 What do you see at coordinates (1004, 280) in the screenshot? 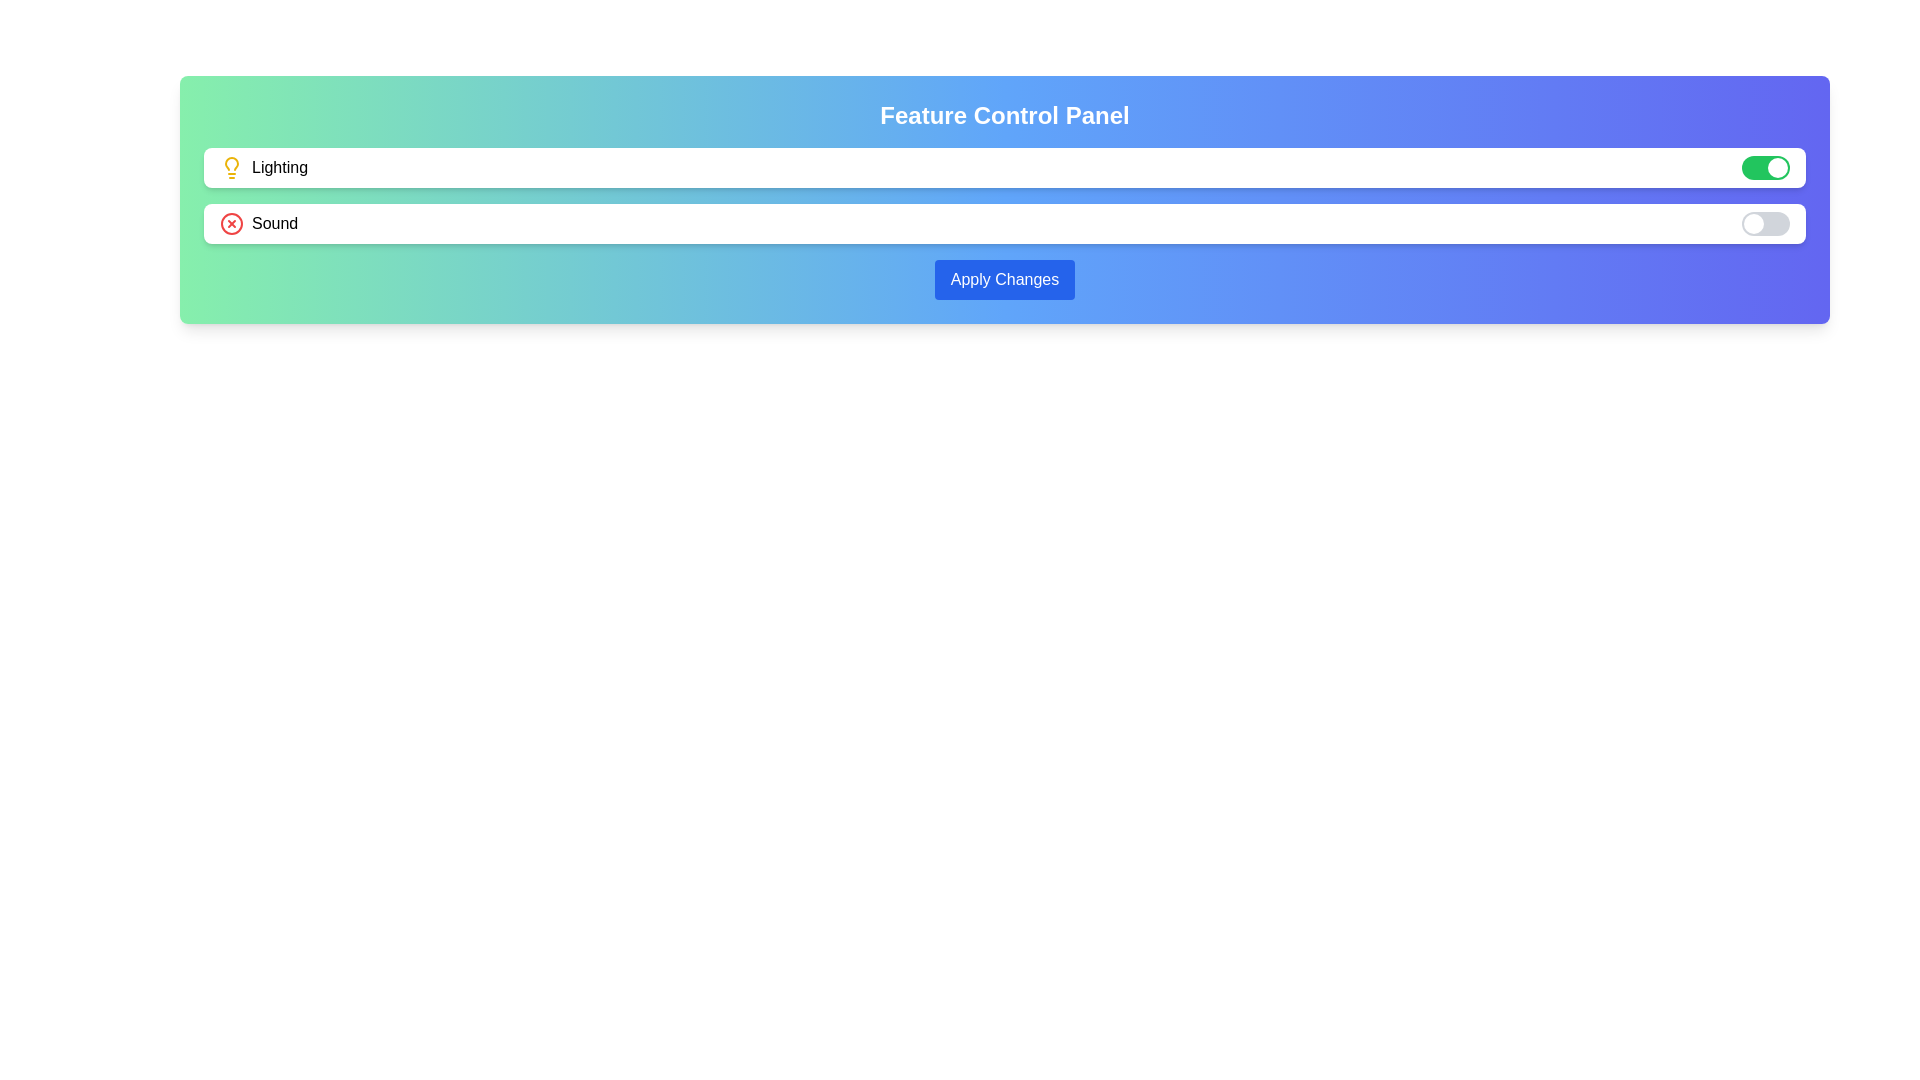
I see `the button that finalizes and applies changes in the control panel` at bounding box center [1004, 280].